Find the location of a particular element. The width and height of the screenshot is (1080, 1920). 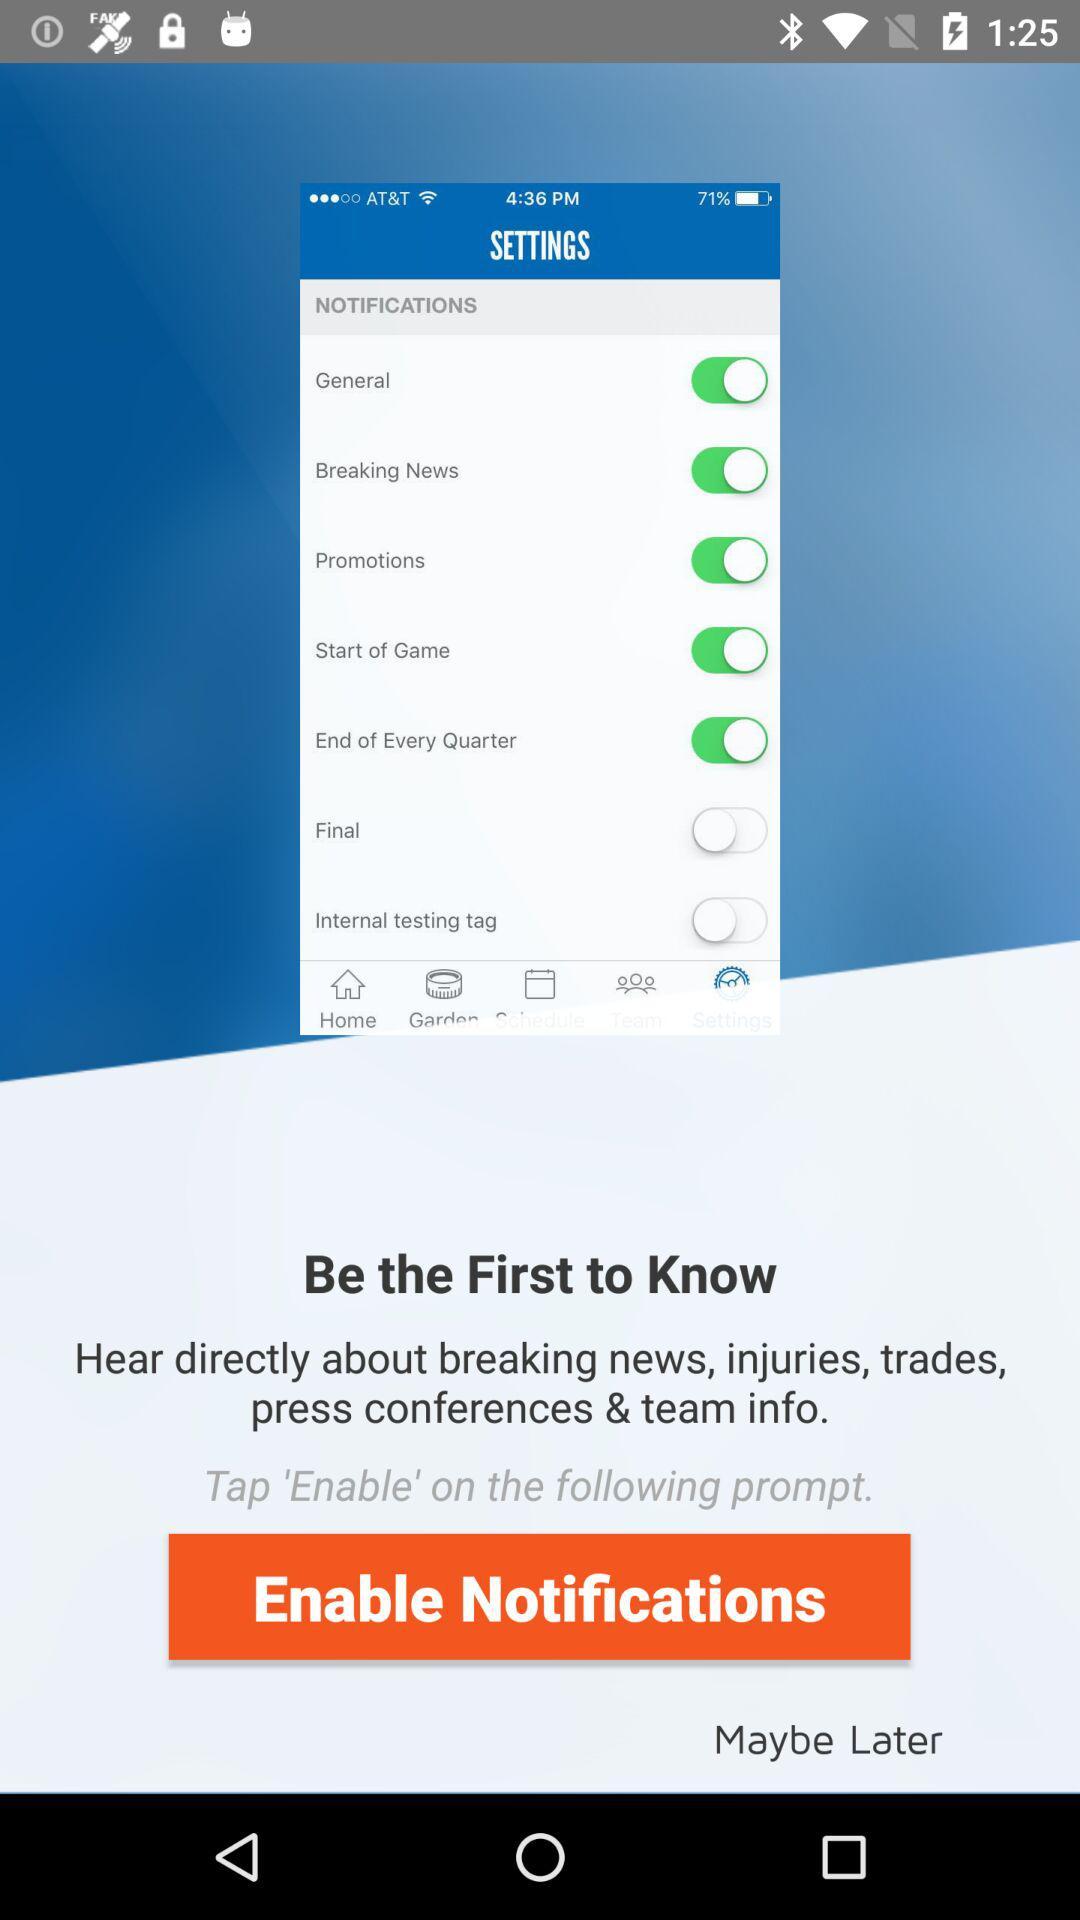

maybe later at the bottom right corner is located at coordinates (828, 1736).